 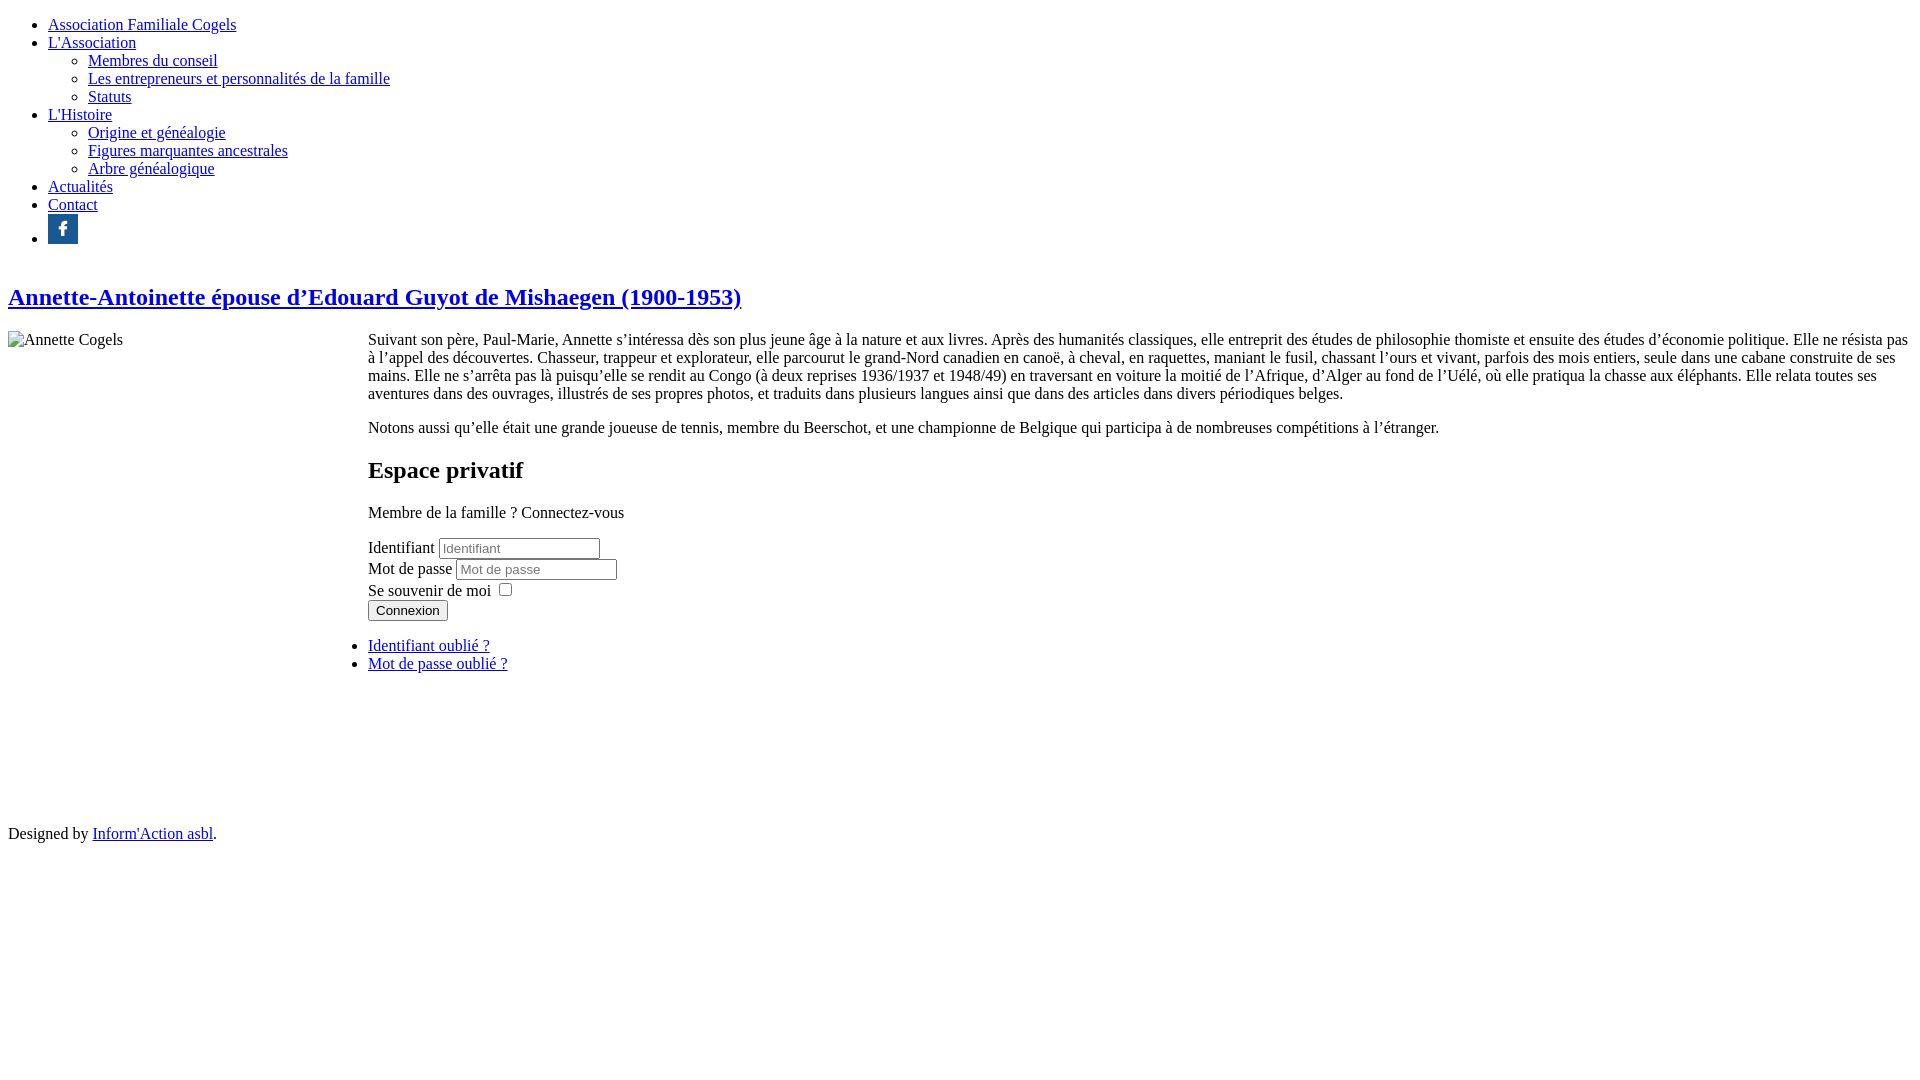 I want to click on 'L'Histoire', so click(x=80, y=114).